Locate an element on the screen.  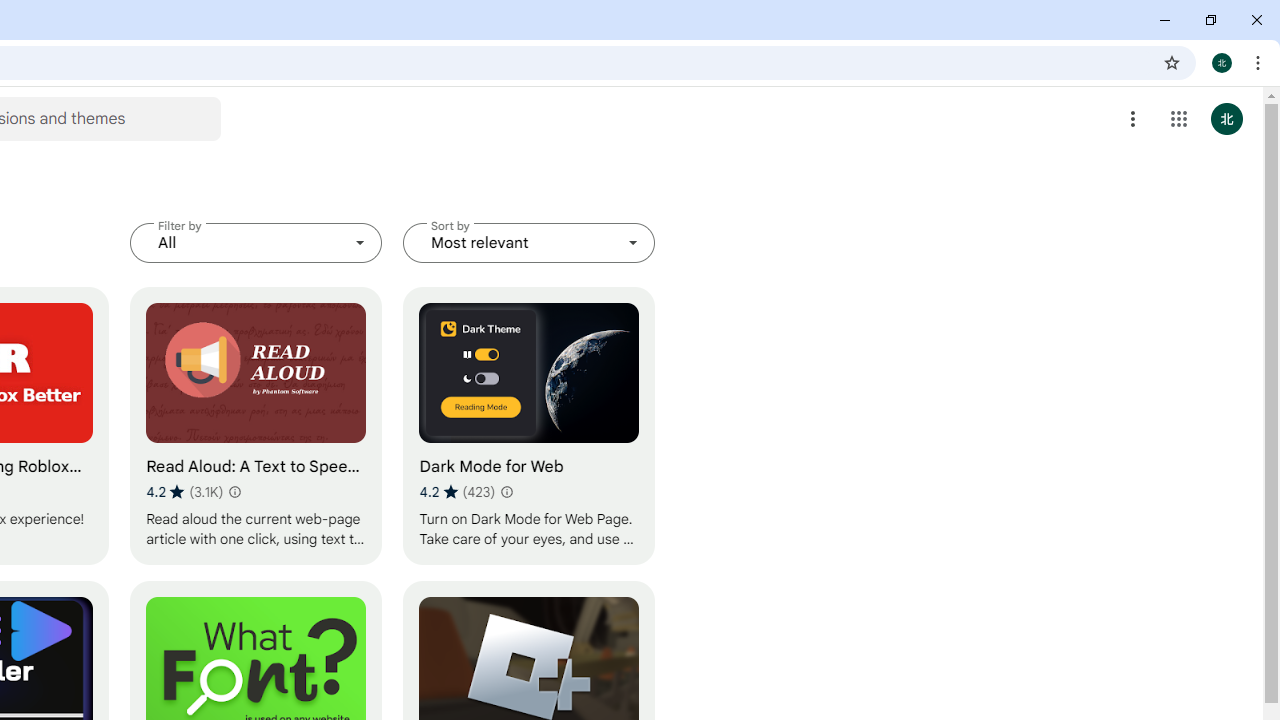
'Average rating 4.2 out of 5 stars. 3.1K ratings.' is located at coordinates (184, 491).